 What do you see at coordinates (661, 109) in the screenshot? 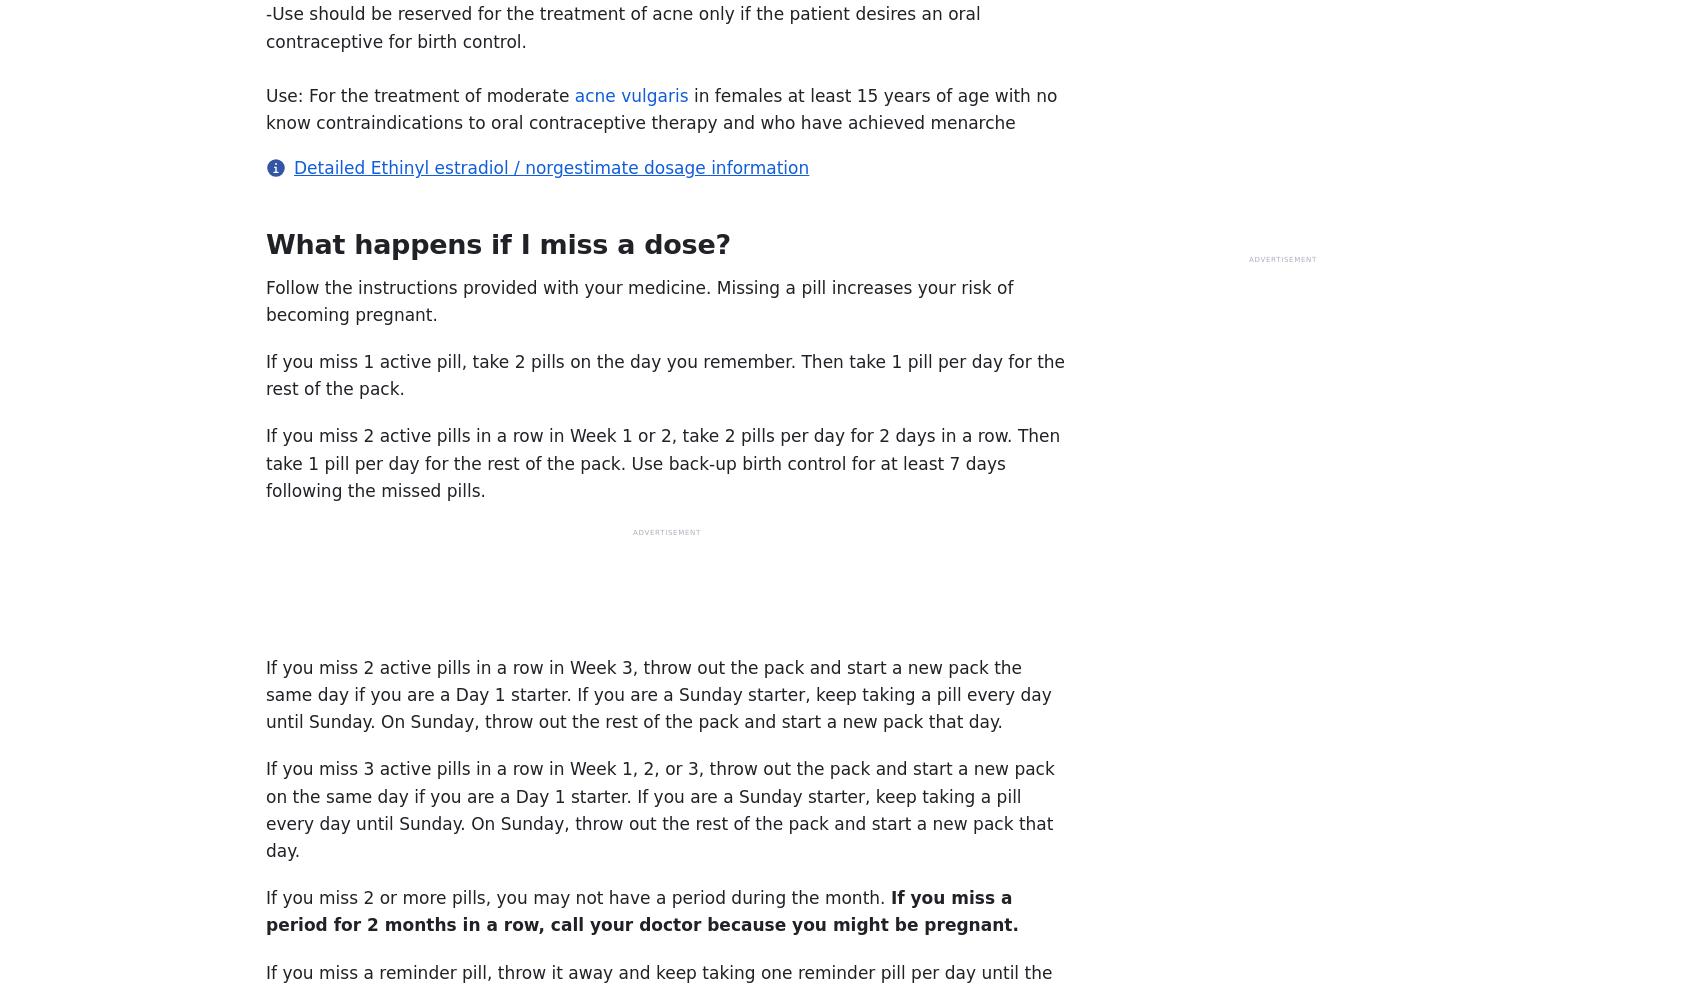
I see `'in females at least 15 years of age with no know contraindications to oral contraceptive therapy and who have achieved menarche'` at bounding box center [661, 109].